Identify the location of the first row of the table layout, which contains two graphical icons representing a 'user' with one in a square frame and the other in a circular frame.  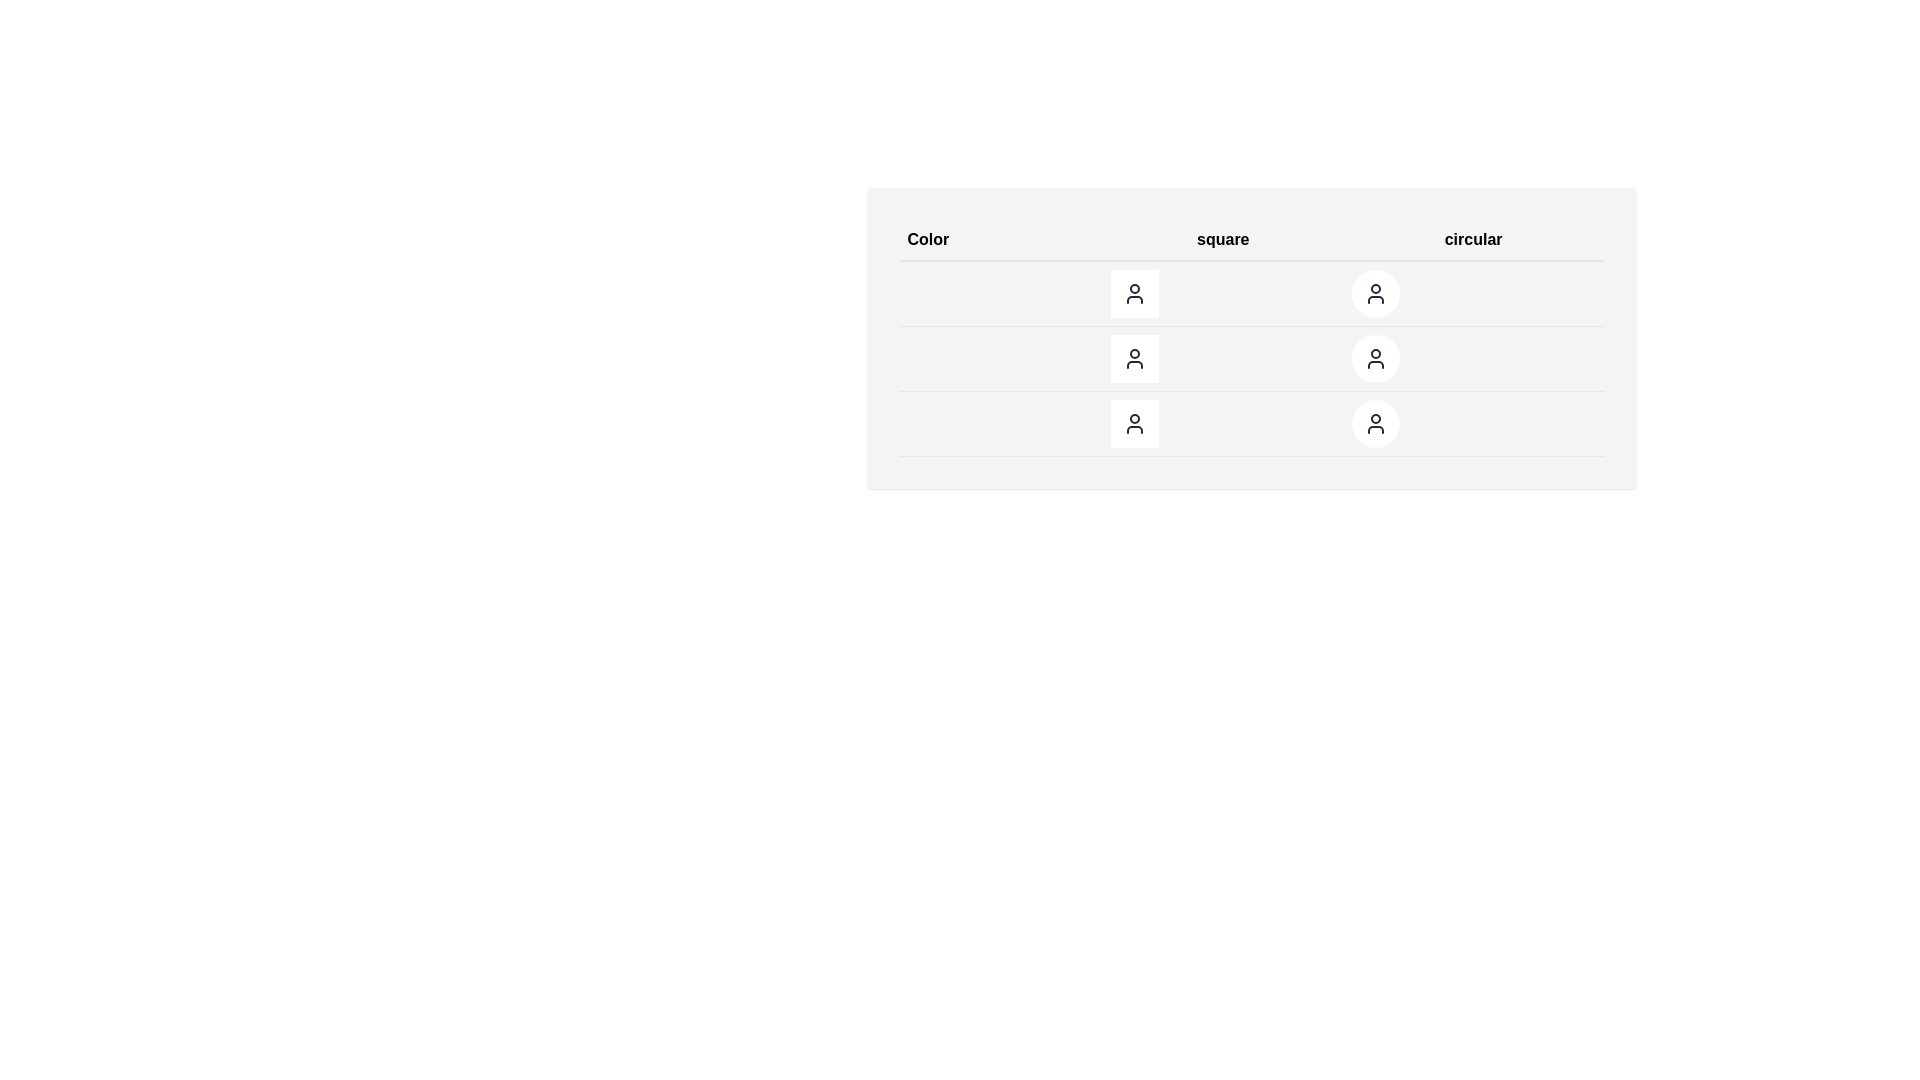
(1250, 293).